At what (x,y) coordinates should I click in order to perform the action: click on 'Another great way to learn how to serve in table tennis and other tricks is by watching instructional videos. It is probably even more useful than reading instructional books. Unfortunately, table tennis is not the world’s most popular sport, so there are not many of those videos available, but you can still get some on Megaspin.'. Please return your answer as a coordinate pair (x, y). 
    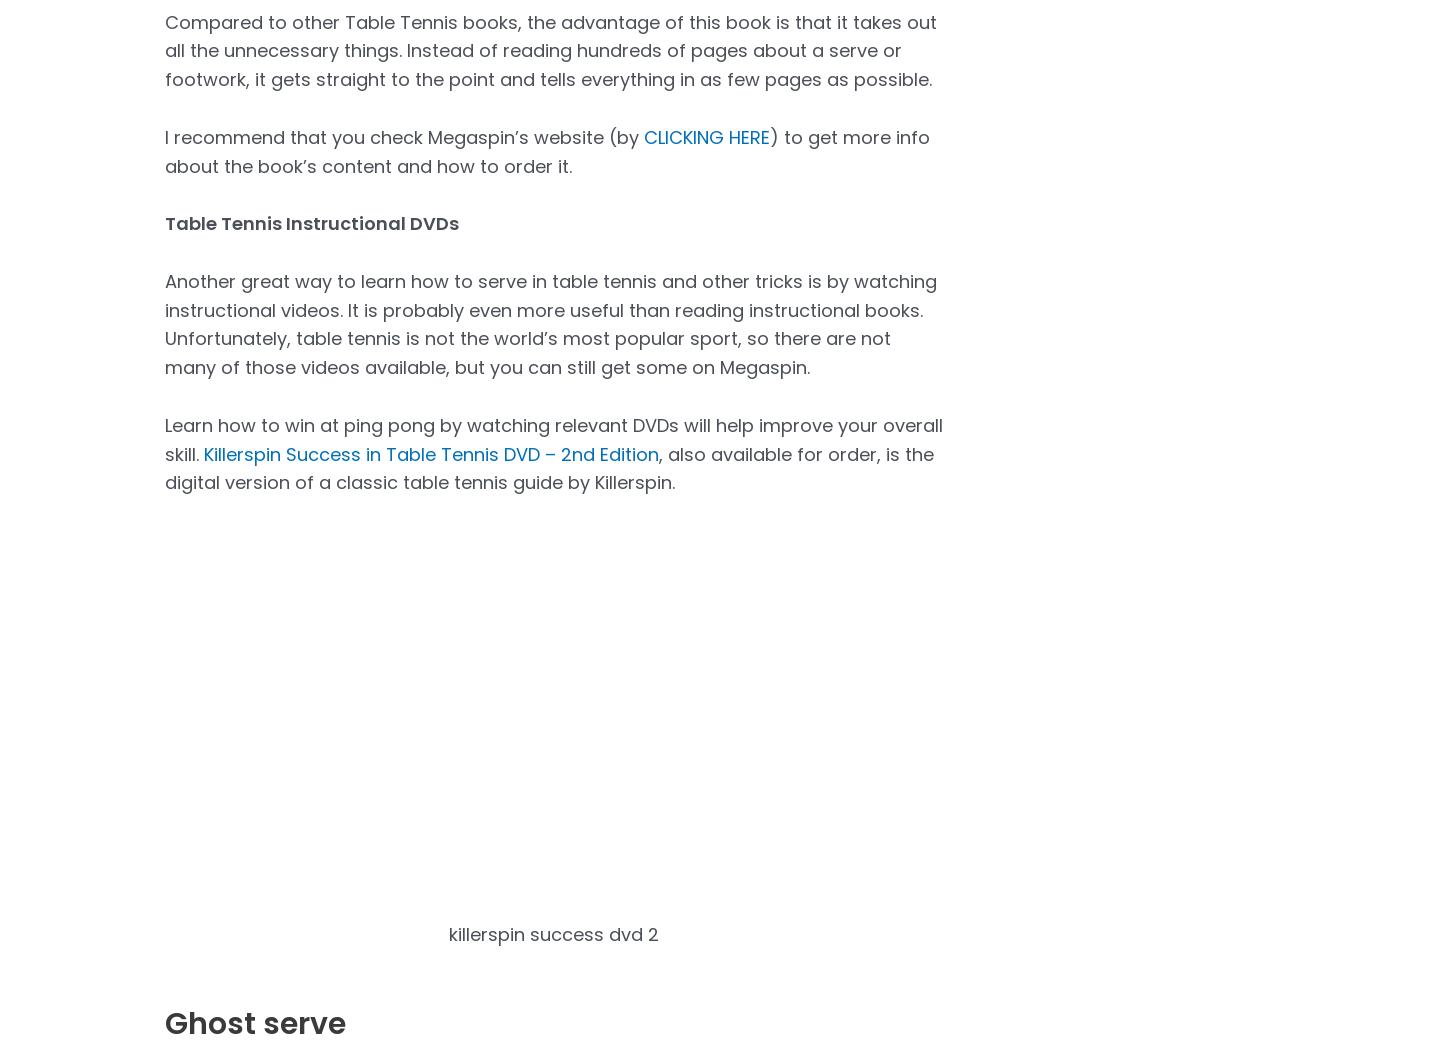
    Looking at the image, I should click on (551, 323).